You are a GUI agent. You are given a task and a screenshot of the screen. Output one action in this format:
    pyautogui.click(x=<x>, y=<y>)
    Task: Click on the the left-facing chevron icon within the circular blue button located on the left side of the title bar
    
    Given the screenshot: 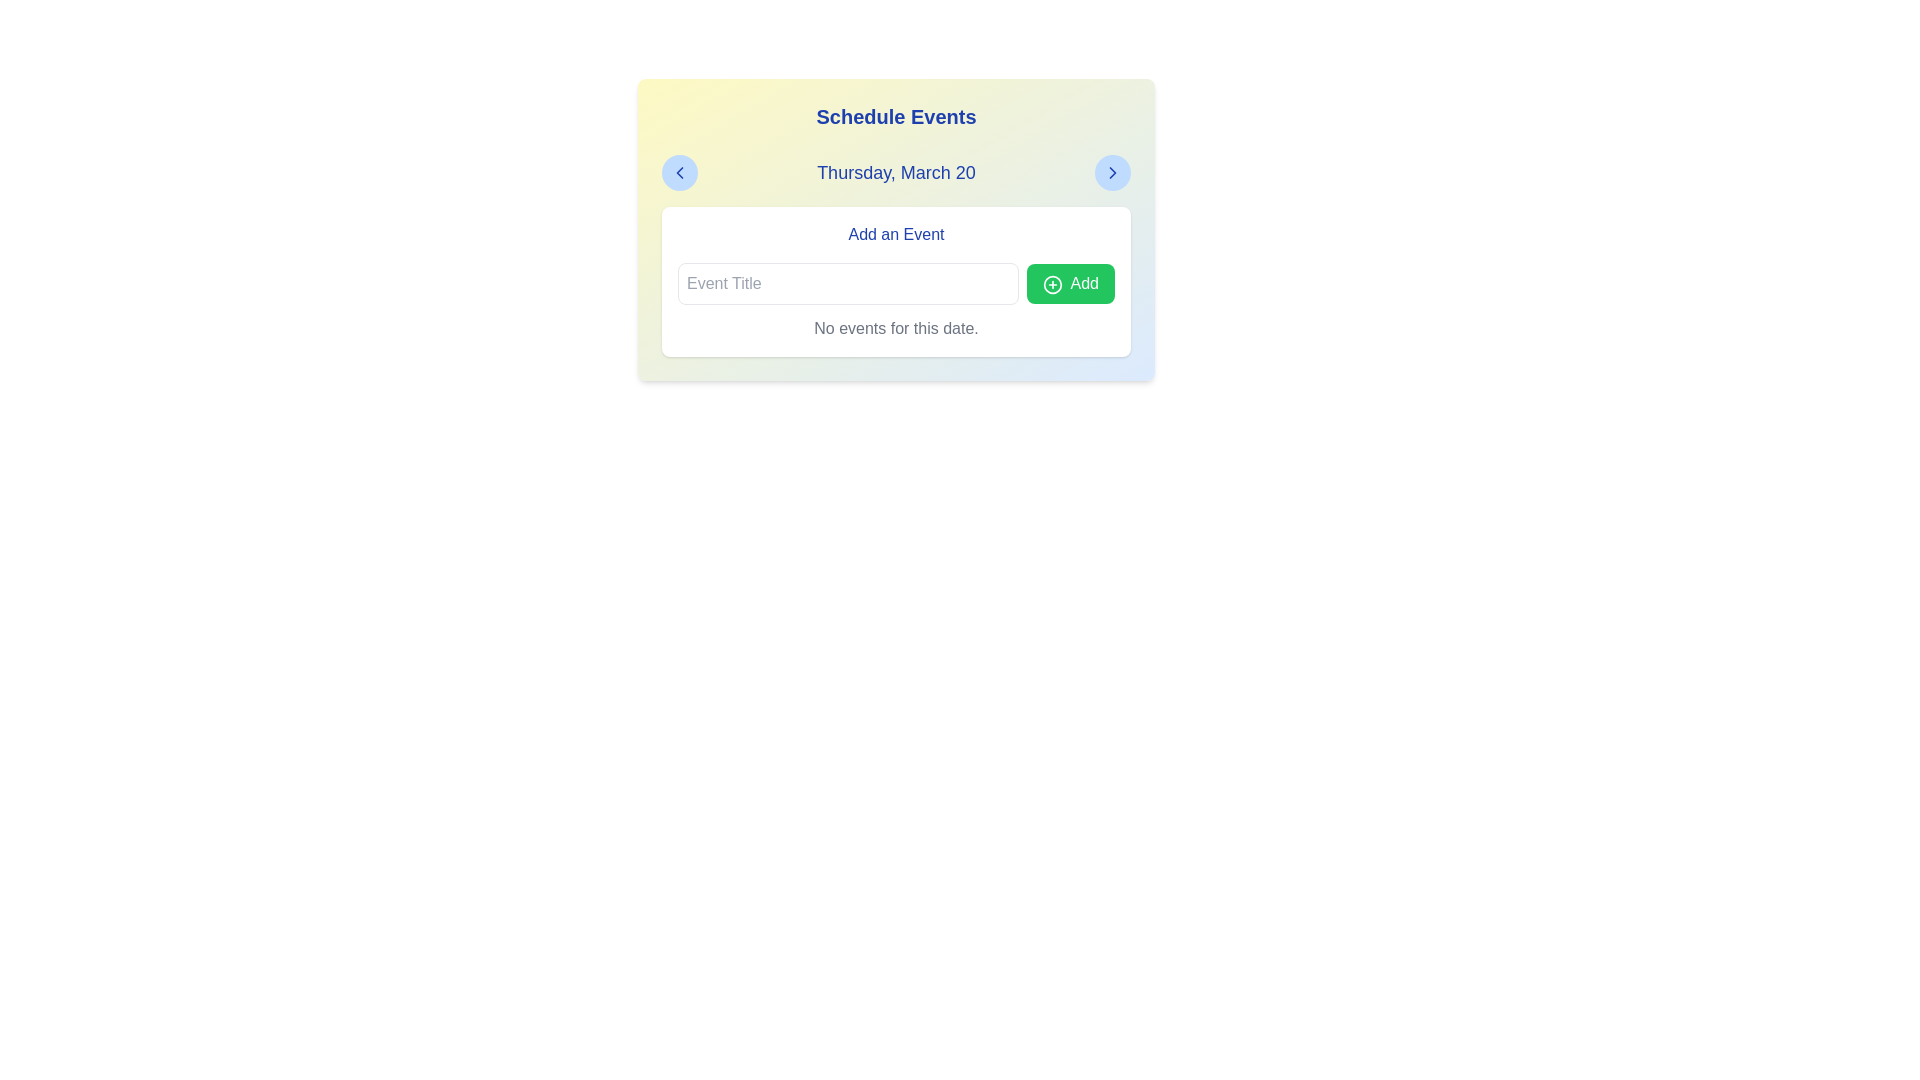 What is the action you would take?
    pyautogui.click(x=680, y=172)
    